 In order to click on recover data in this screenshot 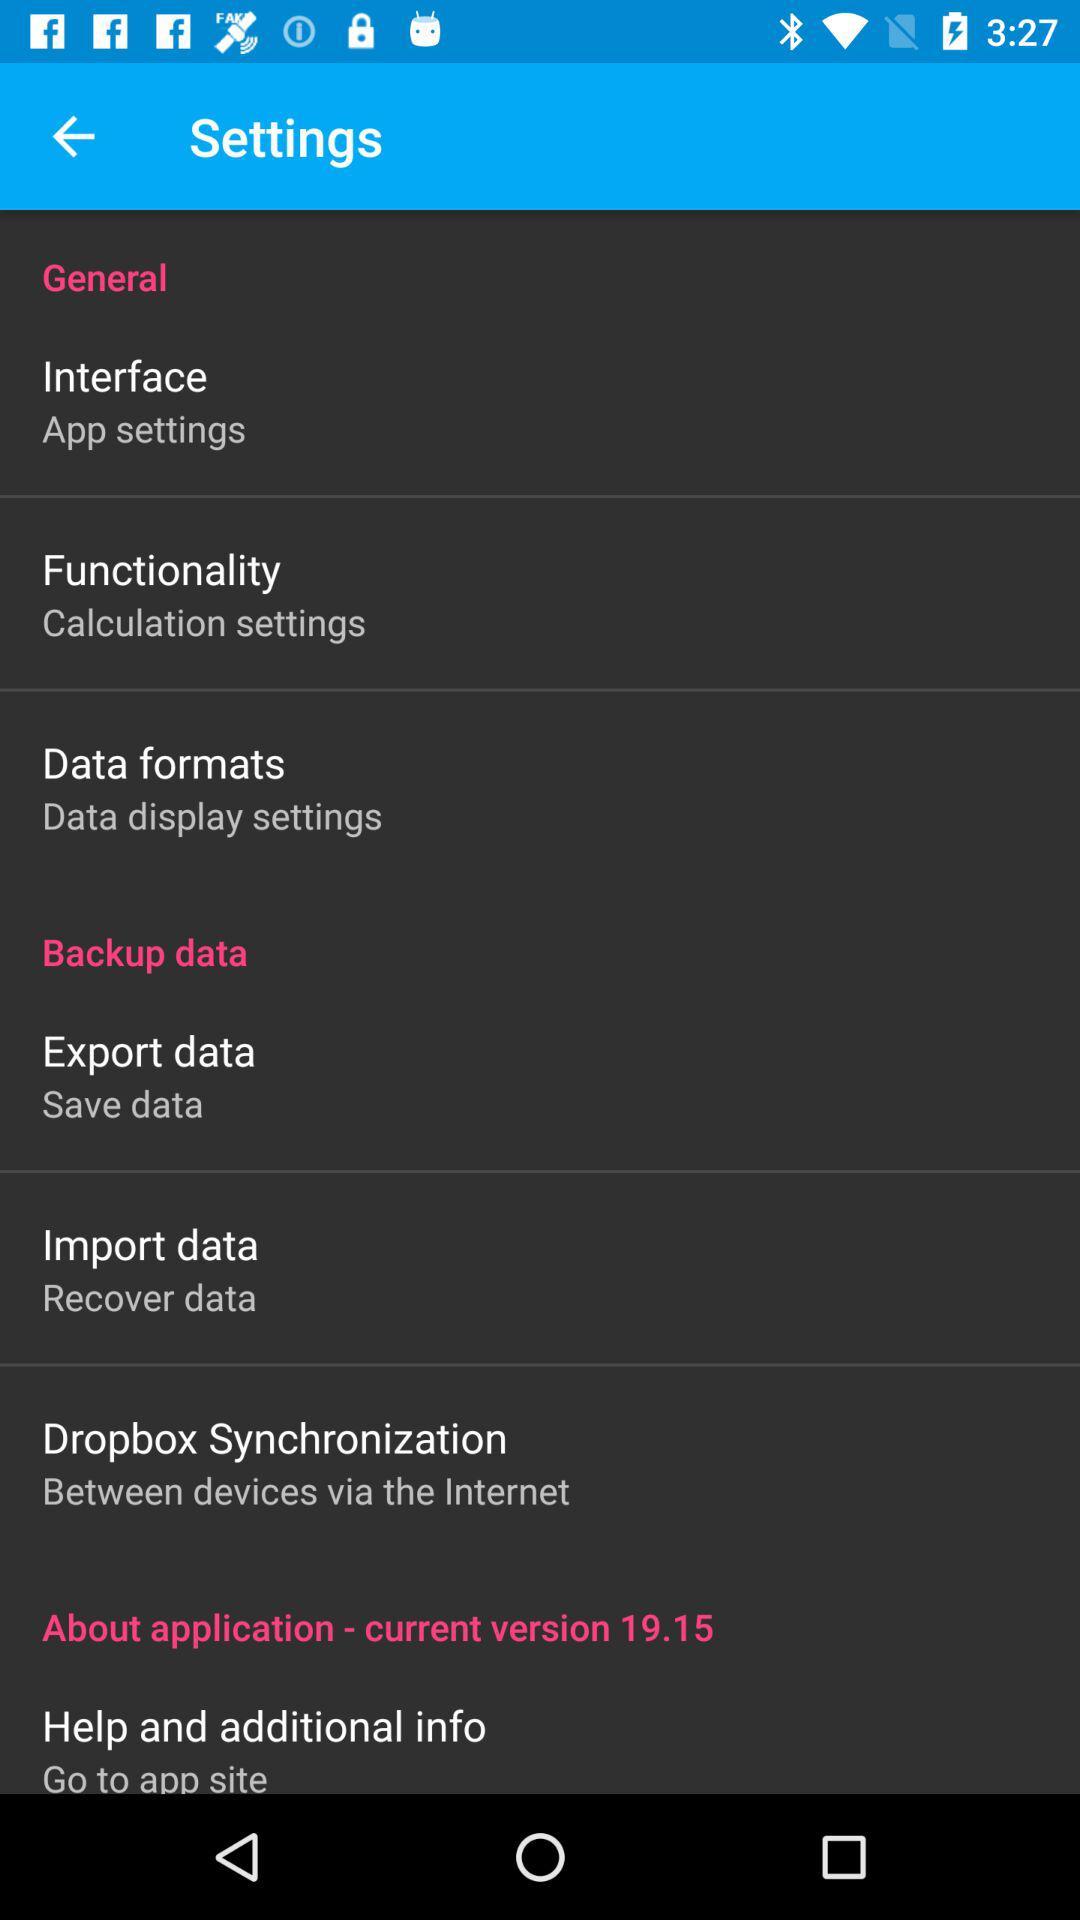, I will do `click(148, 1296)`.